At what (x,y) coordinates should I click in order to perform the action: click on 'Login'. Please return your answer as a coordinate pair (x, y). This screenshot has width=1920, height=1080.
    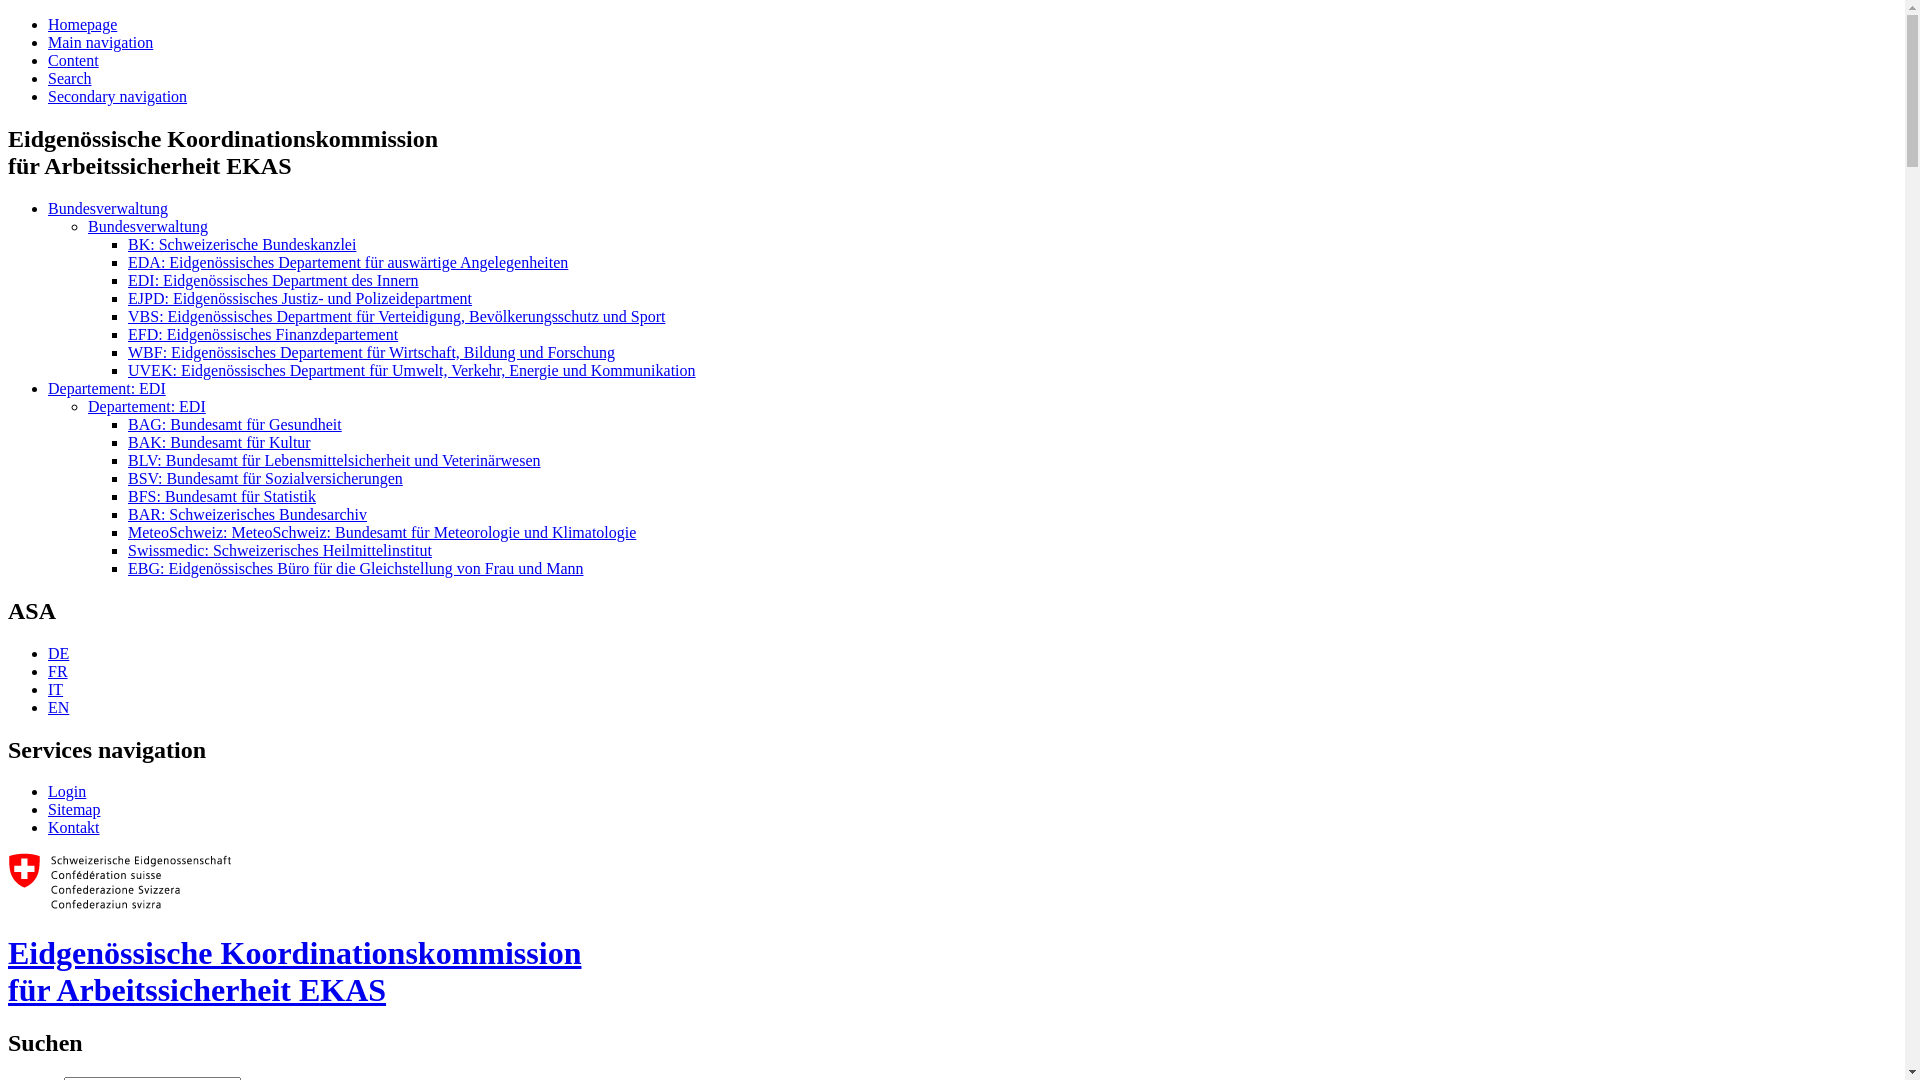
    Looking at the image, I should click on (48, 790).